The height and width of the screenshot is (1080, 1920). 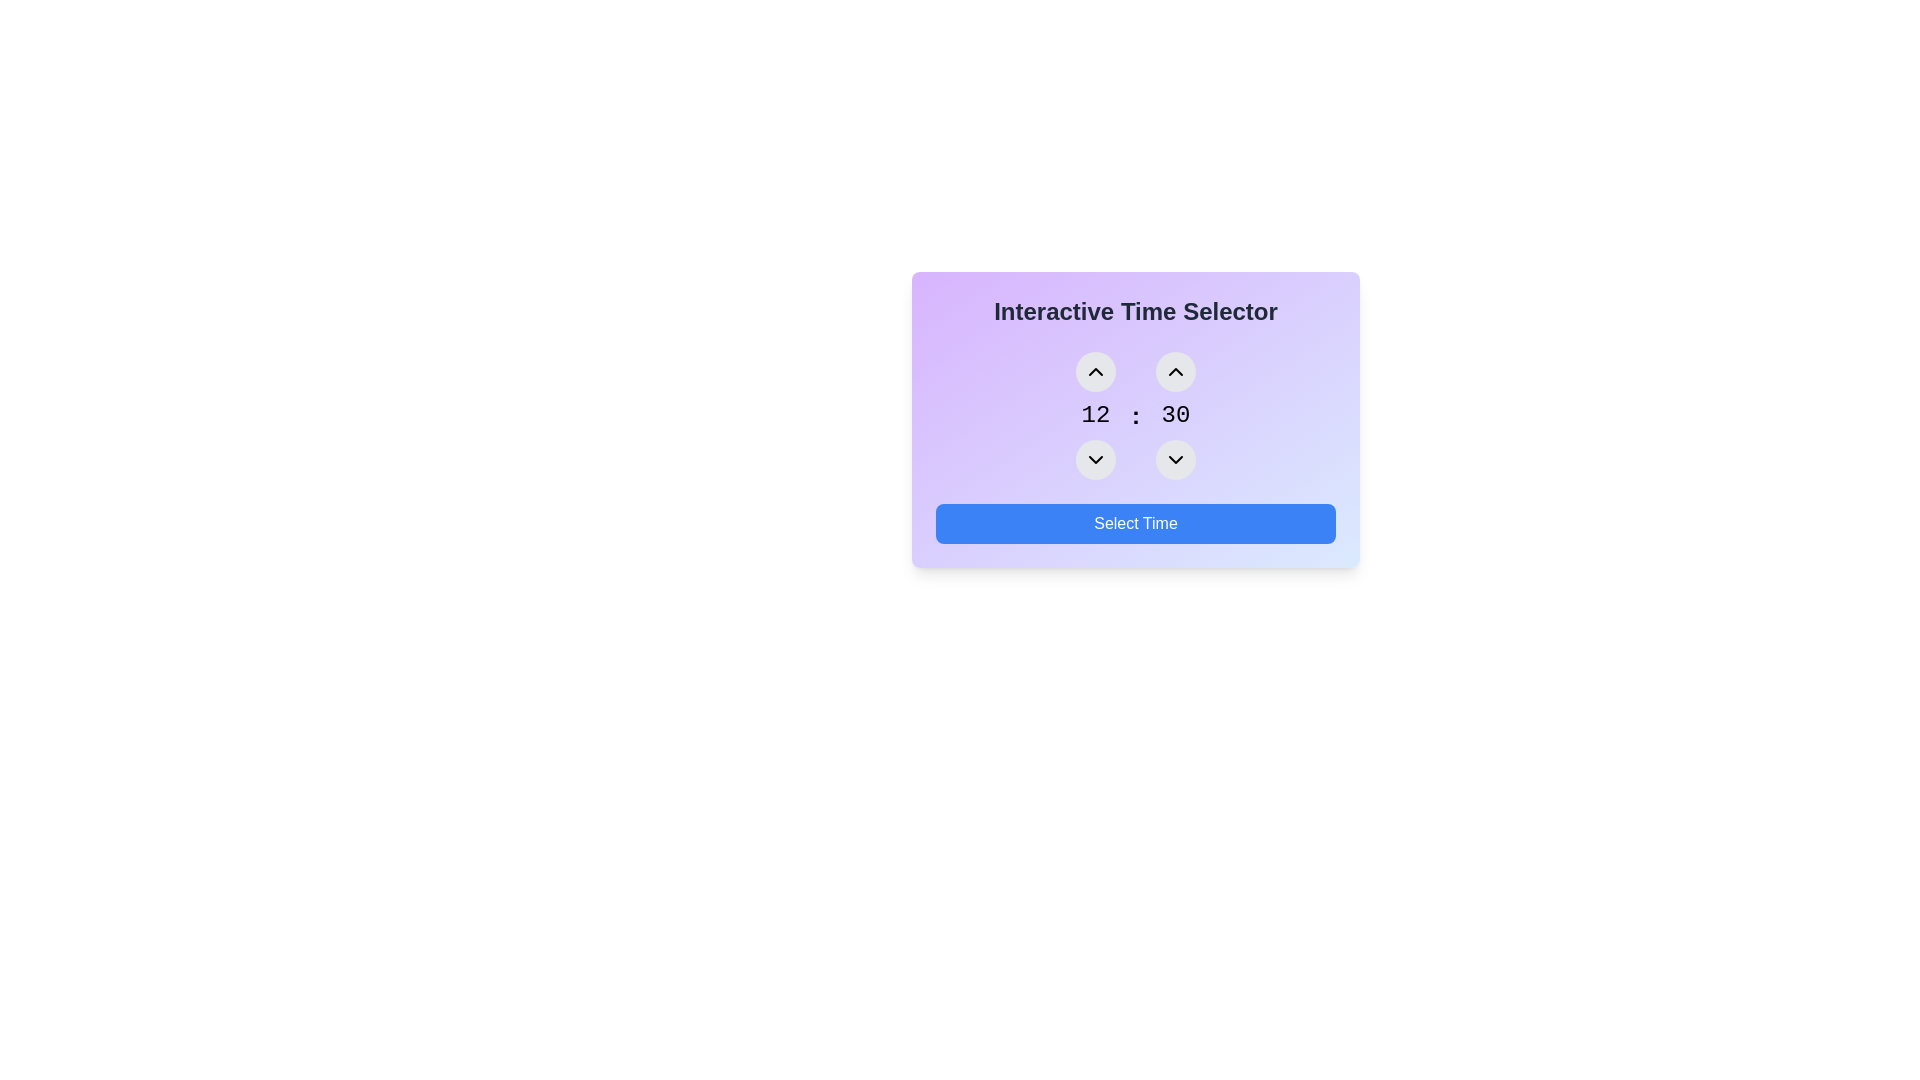 What do you see at coordinates (1094, 371) in the screenshot?
I see `the upward-pointing chevron icon button, which is light gray and changes to a darker gray upon interaction, located in the top-left corner of the time selection interface above the number '12'` at bounding box center [1094, 371].